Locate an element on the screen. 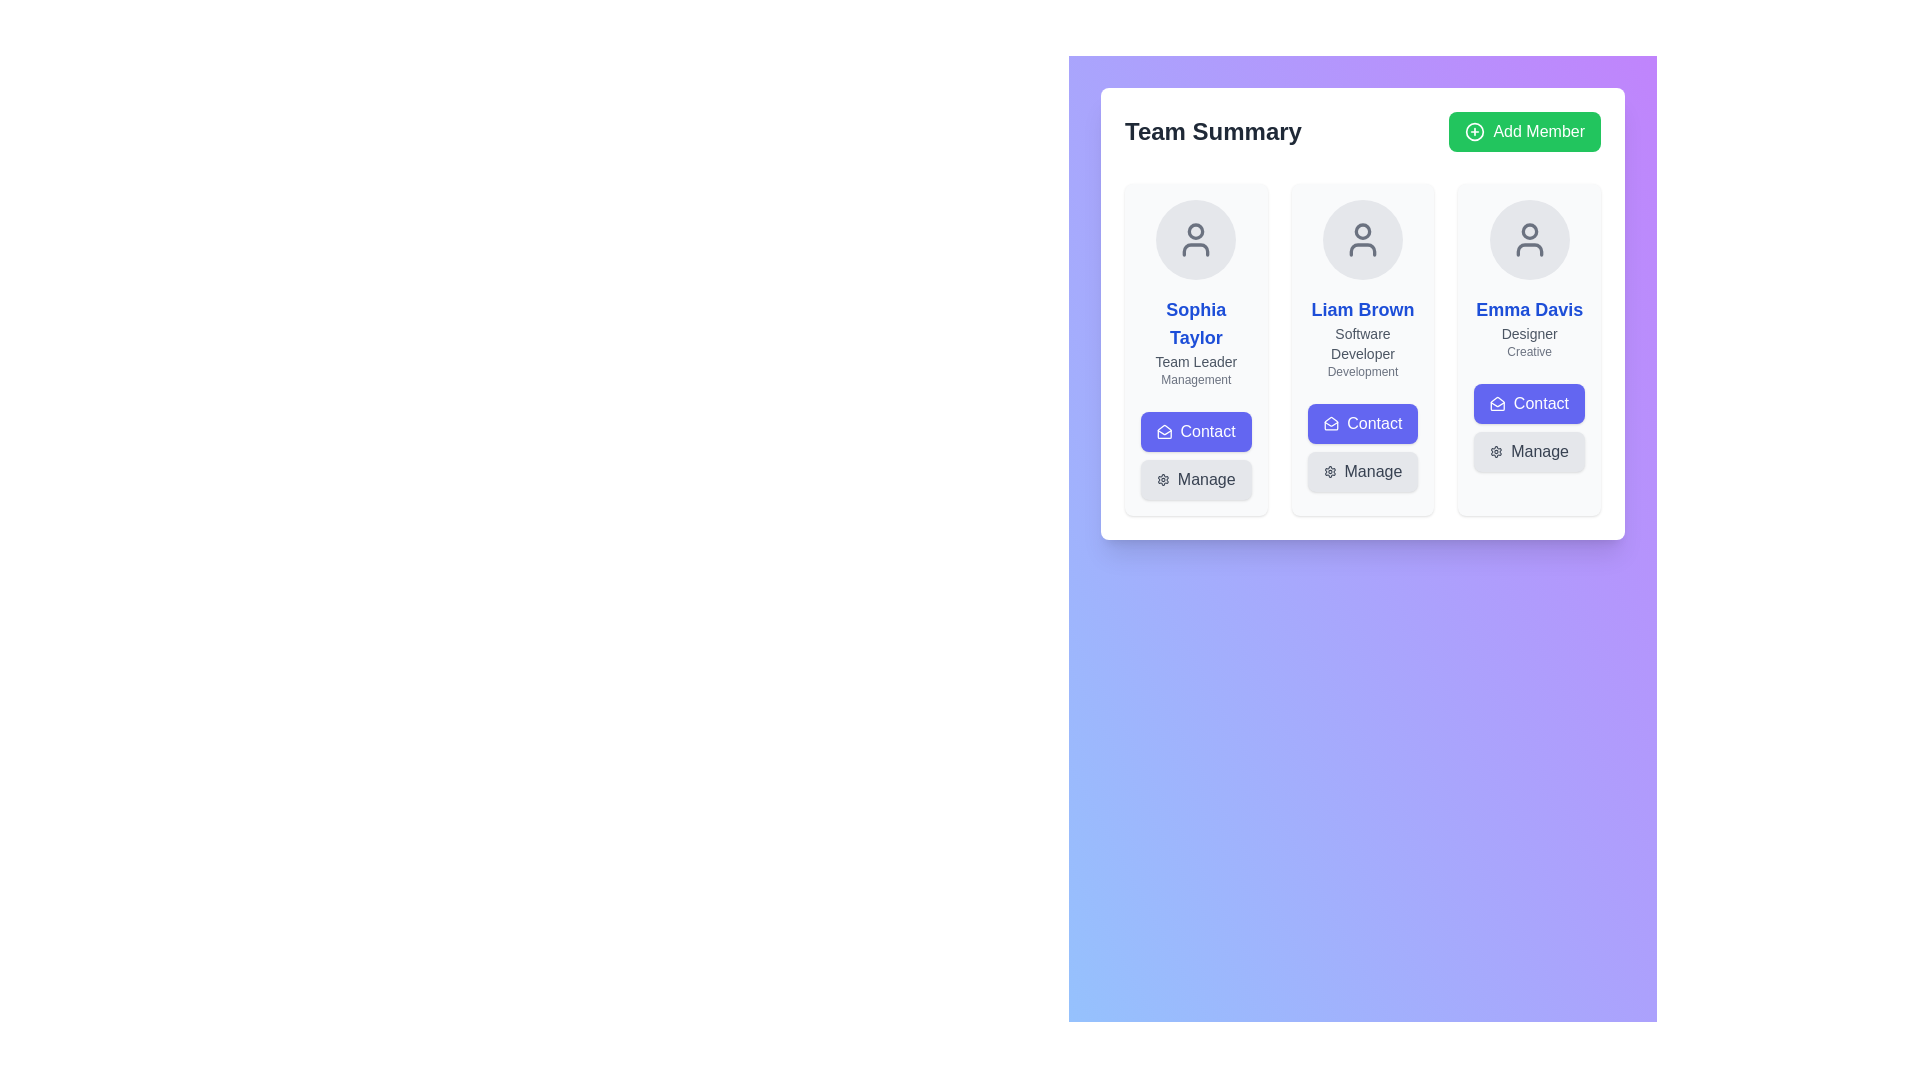  the circular gray user icon with a user silhouette, located in the card labeled 'Emma Davis', above the text 'Designer' and the buttons 'Contact' and 'Manage' is located at coordinates (1528, 238).